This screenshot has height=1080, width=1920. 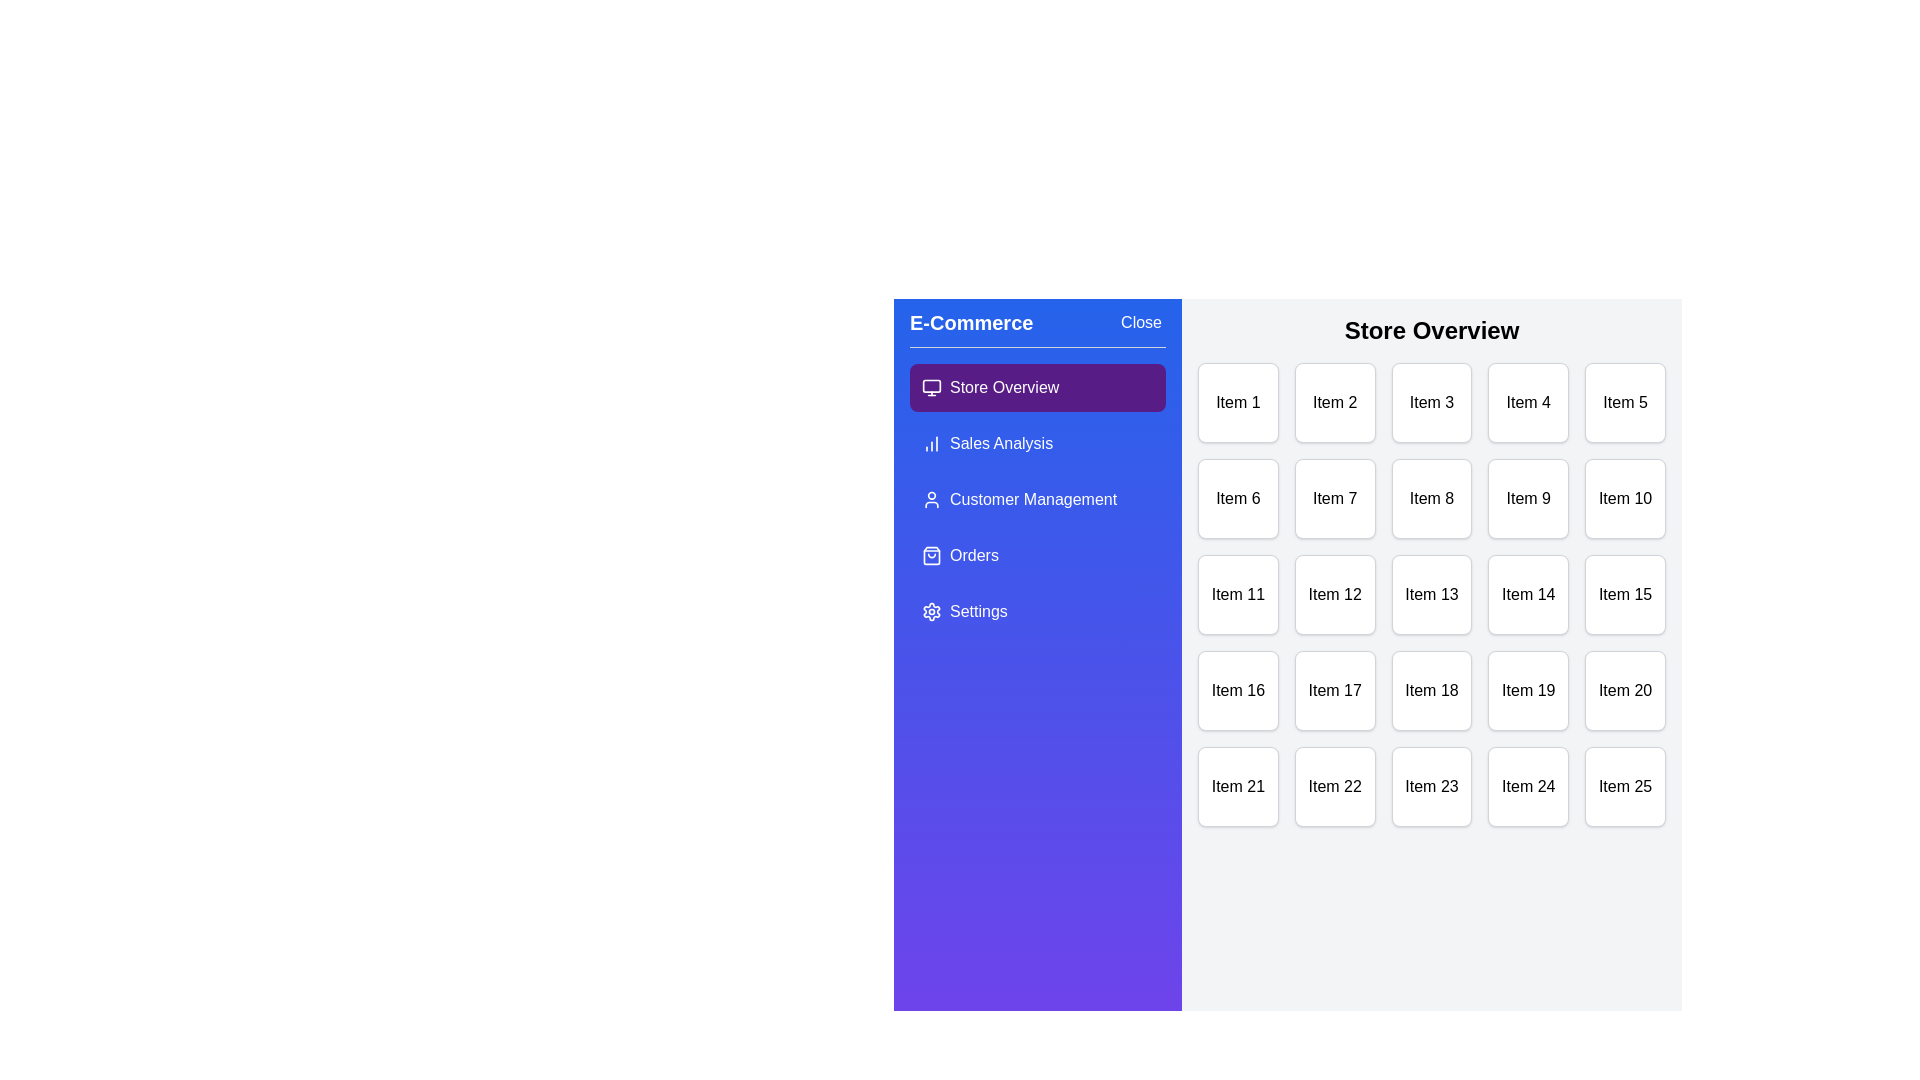 What do you see at coordinates (1037, 442) in the screenshot?
I see `the menu option Sales Analysis from the drawer` at bounding box center [1037, 442].